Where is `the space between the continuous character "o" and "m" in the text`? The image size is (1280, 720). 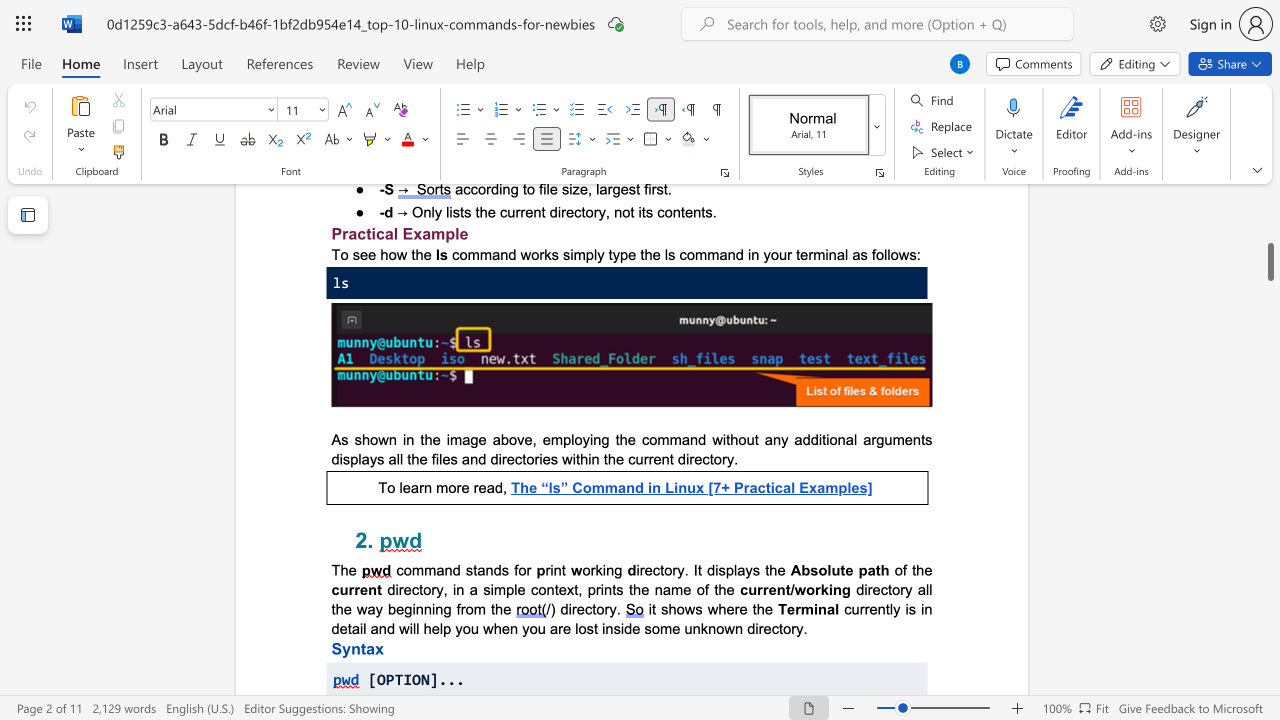 the space between the continuous character "o" and "m" in the text is located at coordinates (658, 438).